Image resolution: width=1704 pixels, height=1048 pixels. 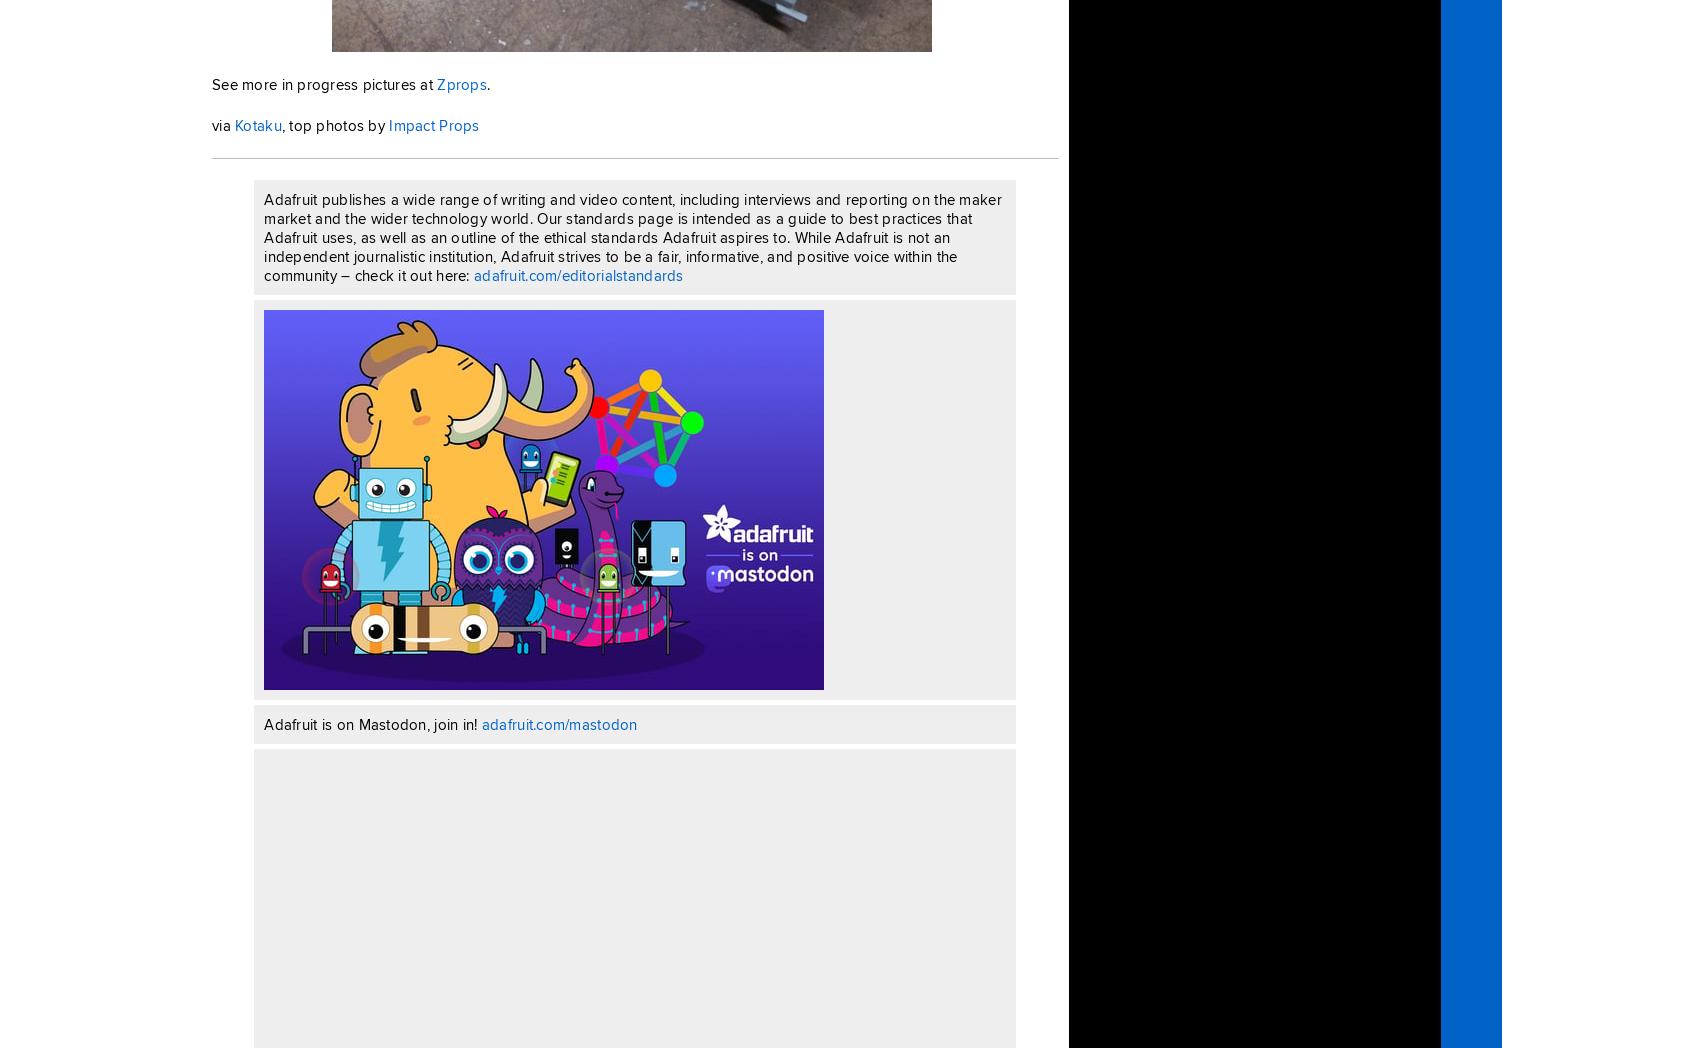 I want to click on 'Adafruit publishes a wide range of writing and video content, including interviews and reporting on the maker market and the wider technology world. Our standards page is intended as a guide to best practices that Adafruit uses, as well as an outline of the ethical standards Adafruit aspires to. While Adafruit is not an independent journalistic institution, Adafruit strives to be a fair, informative, and positive voice within the community – check it out here:', so click(x=632, y=236).